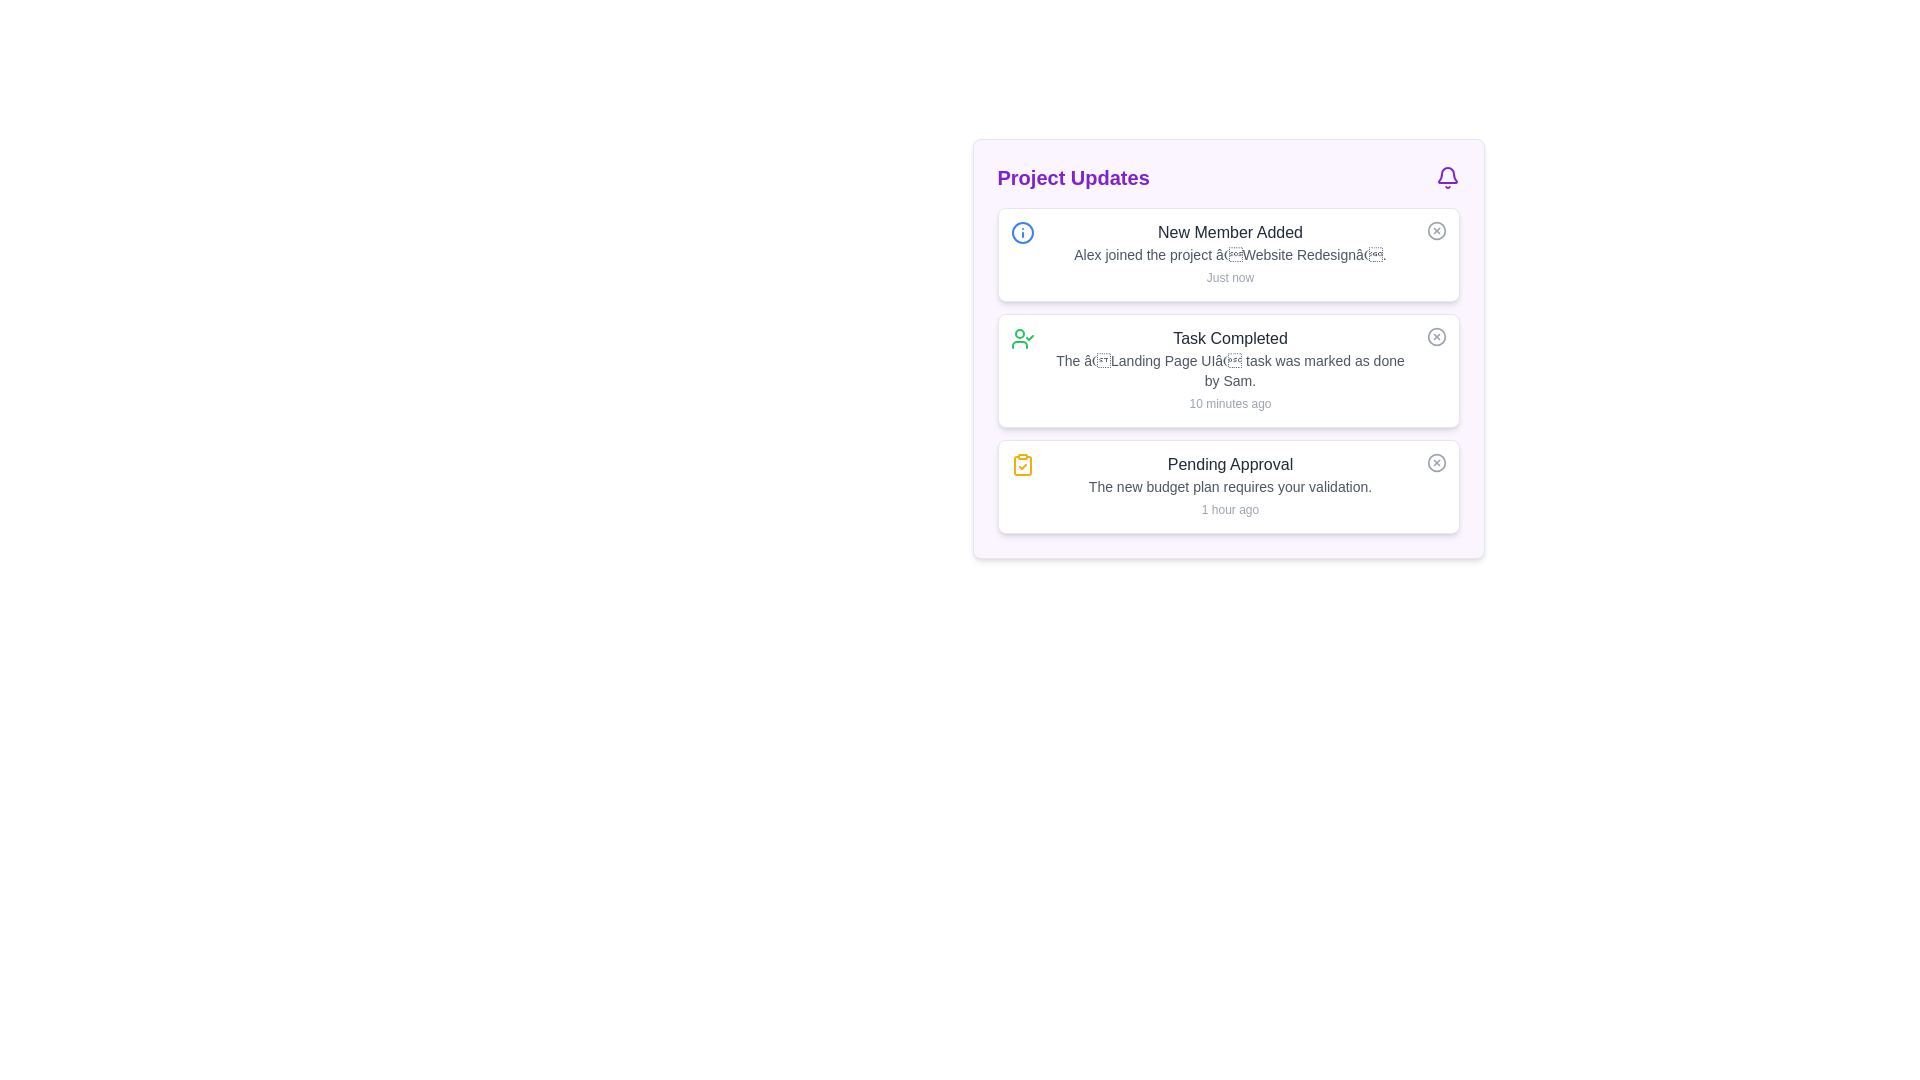 The image size is (1920, 1080). I want to click on the text that provides additional details related to the notification about the new budget plan awaiting user validation, located beneath the 'Pending Approval' heading in the 'Project Updates' section, so click(1229, 486).